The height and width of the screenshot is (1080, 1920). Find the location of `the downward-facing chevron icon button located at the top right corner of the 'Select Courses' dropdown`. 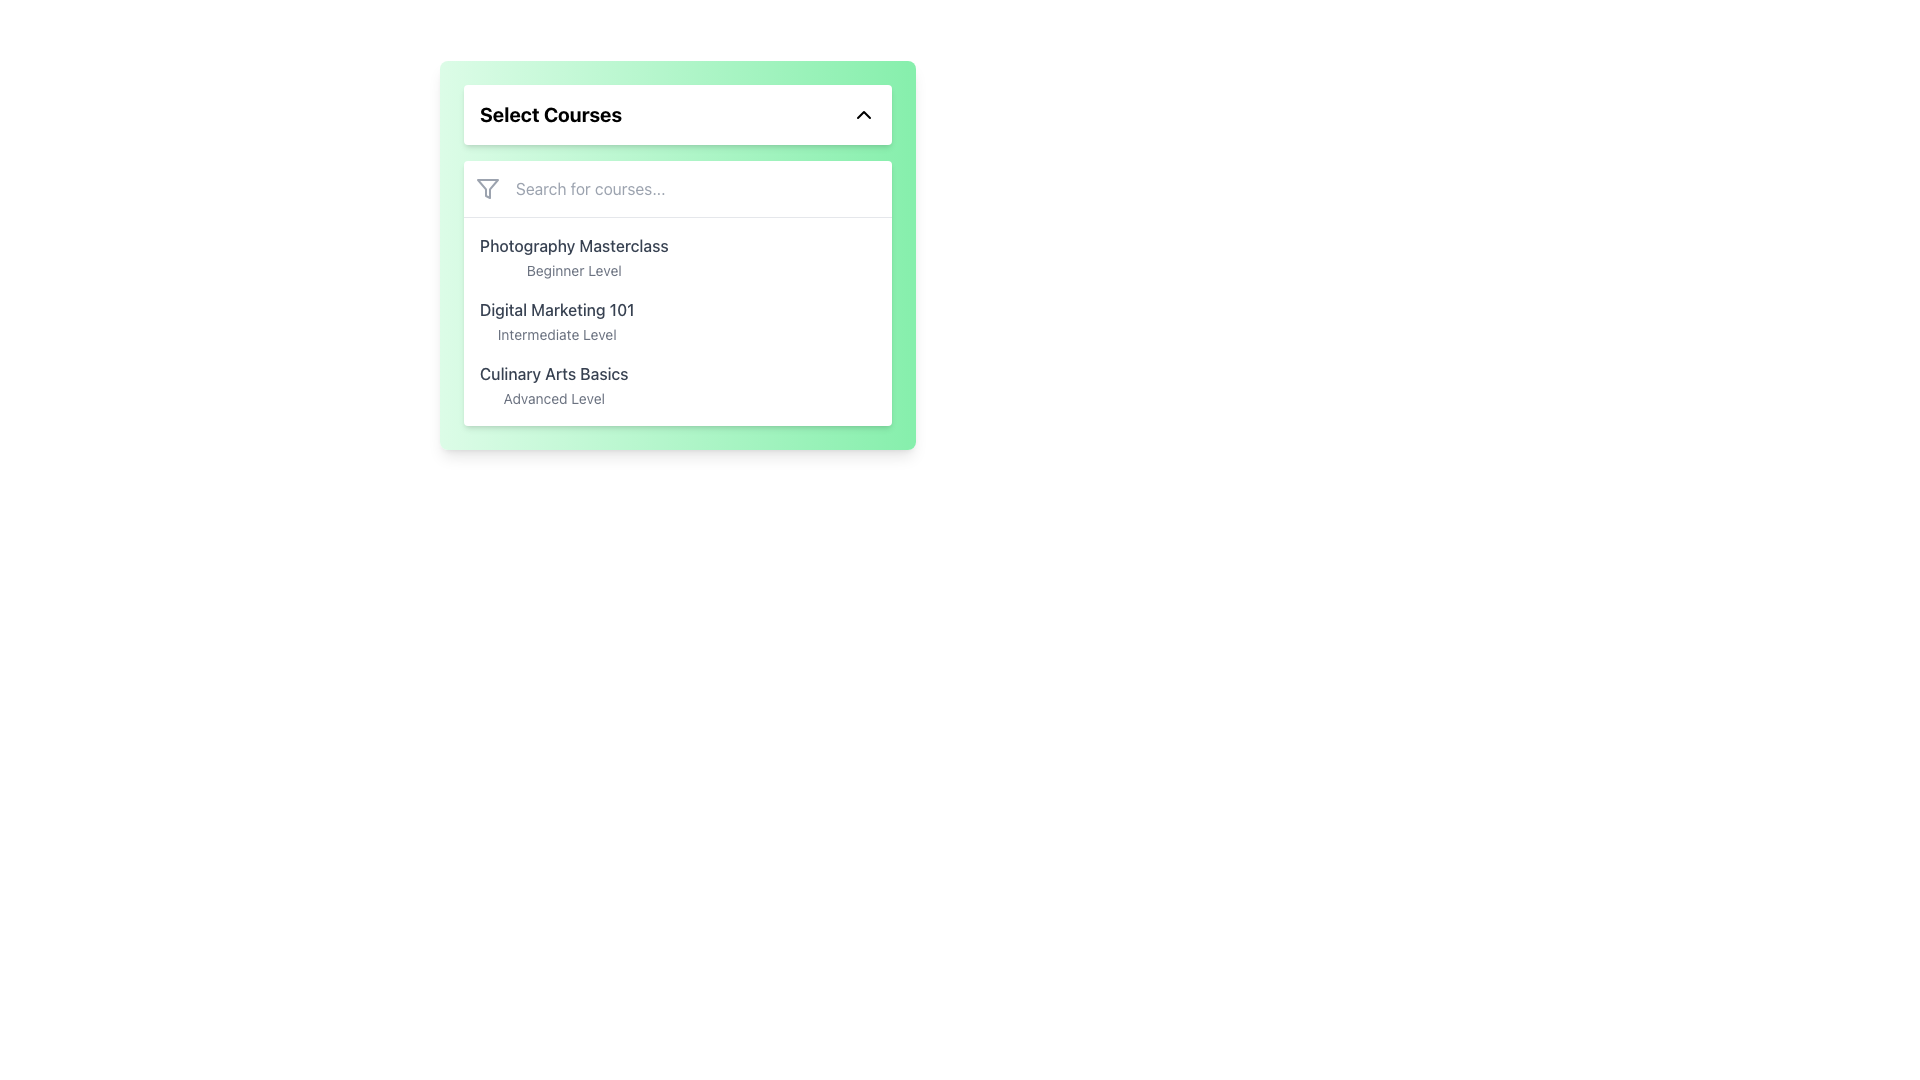

the downward-facing chevron icon button located at the top right corner of the 'Select Courses' dropdown is located at coordinates (864, 115).